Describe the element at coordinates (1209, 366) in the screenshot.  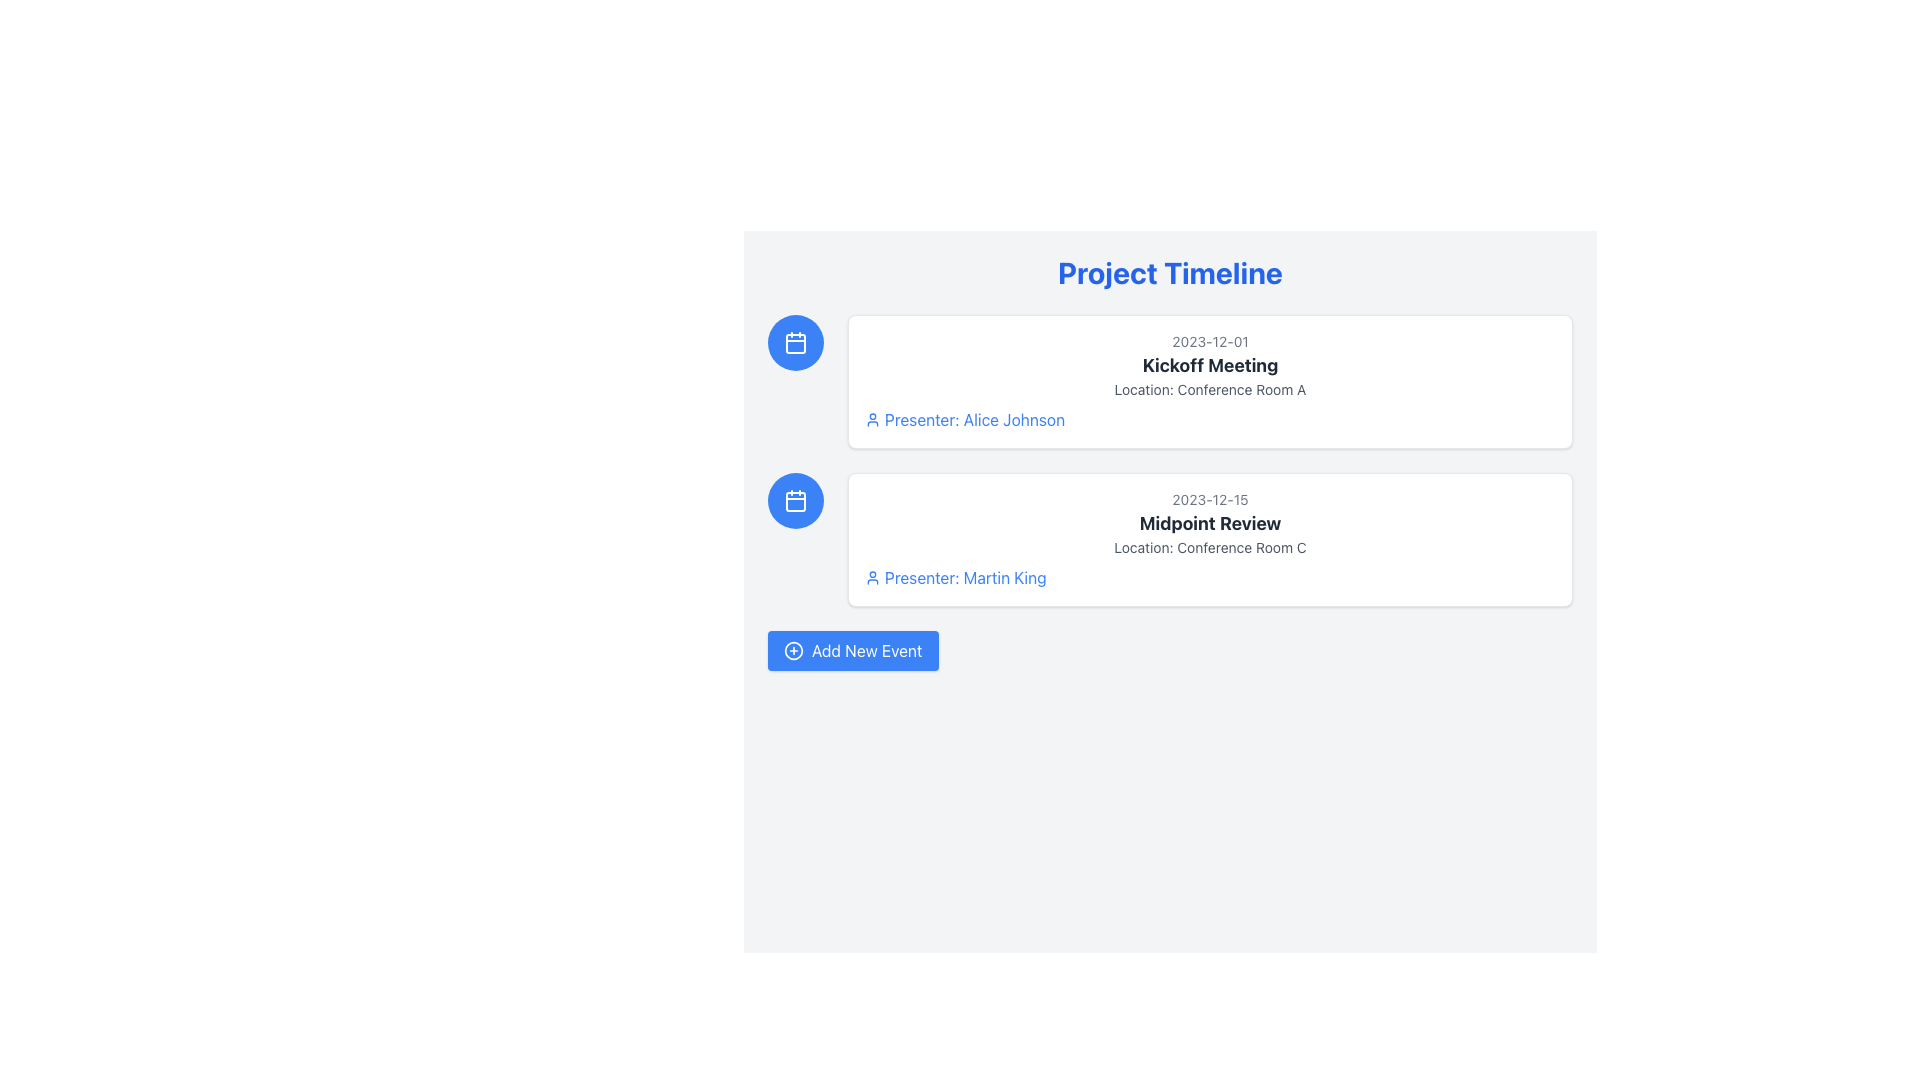
I see `the static text label displaying the title of the event, which is located below the date '2023-12-01' and above the details 'Location: Conference Room A'` at that location.